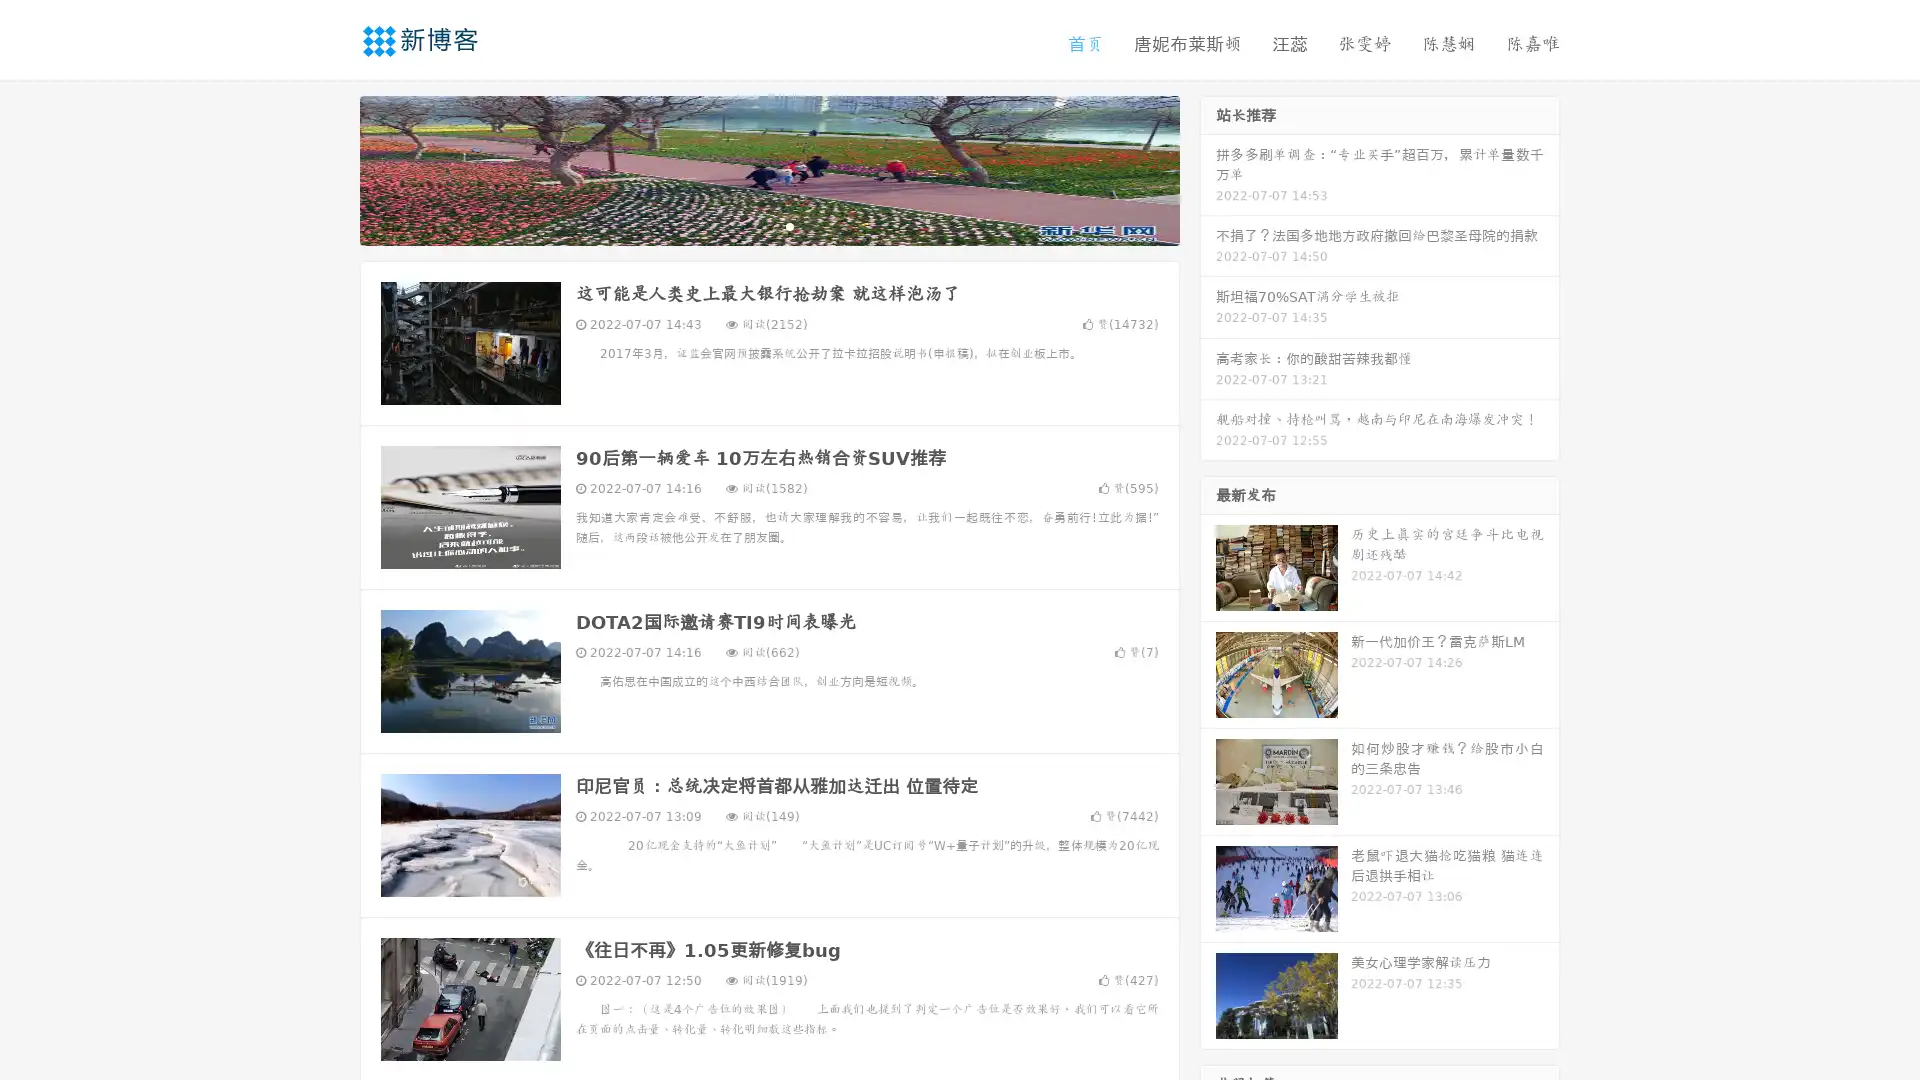 The width and height of the screenshot is (1920, 1080). I want to click on Go to slide 1, so click(748, 225).